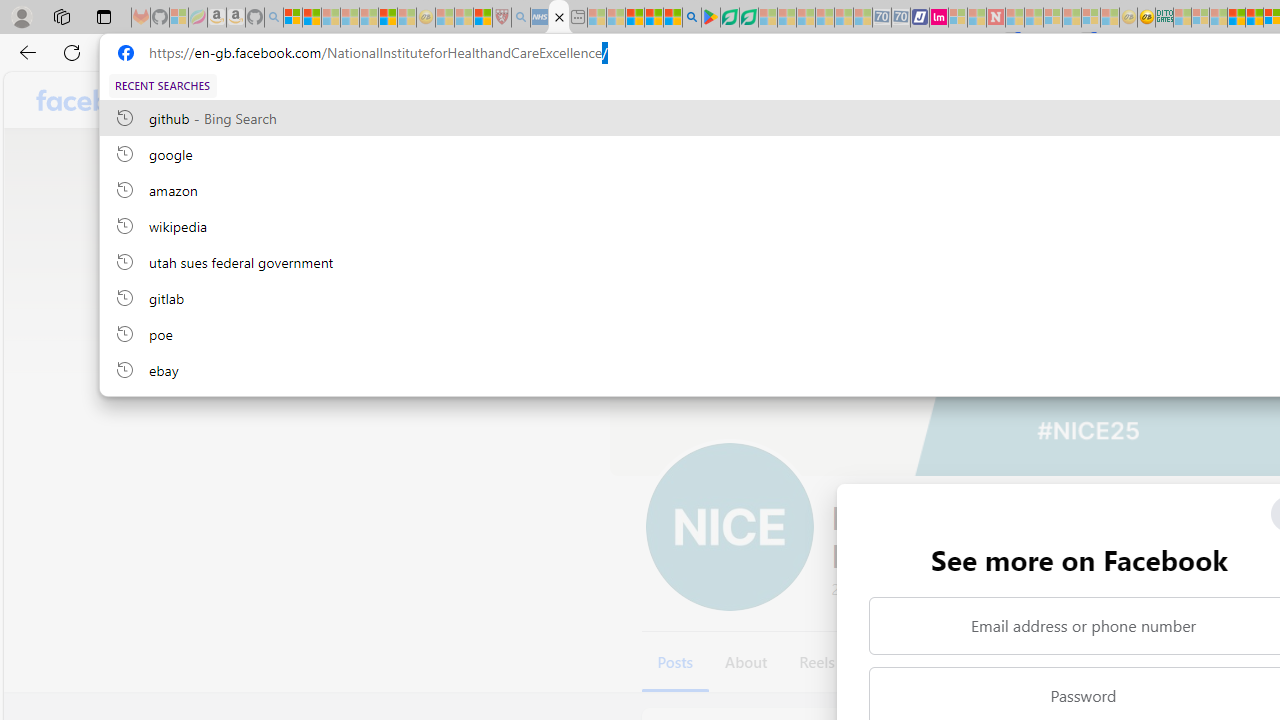 Image resolution: width=1280 pixels, height=720 pixels. Describe the element at coordinates (692, 17) in the screenshot. I see `'google - Search'` at that location.